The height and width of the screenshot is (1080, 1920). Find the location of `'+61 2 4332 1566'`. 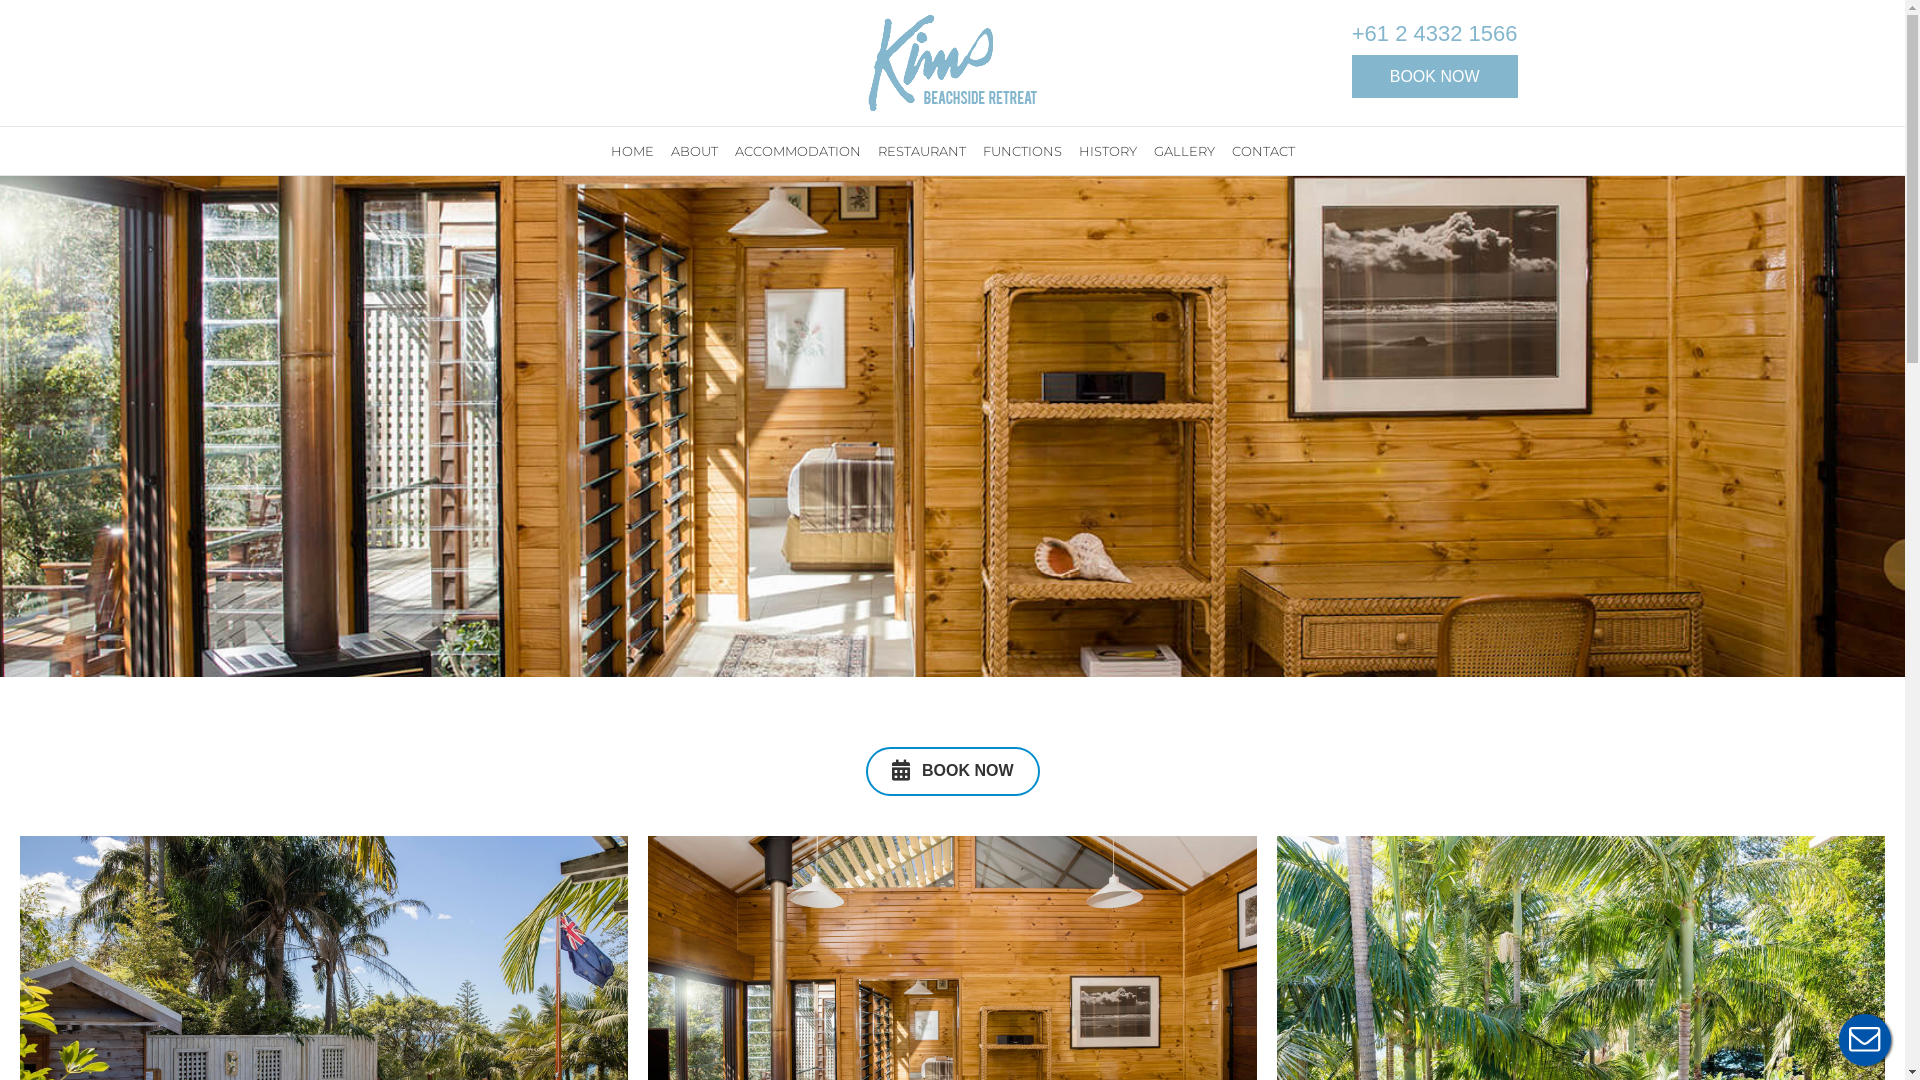

'+61 2 4332 1566' is located at coordinates (1434, 34).